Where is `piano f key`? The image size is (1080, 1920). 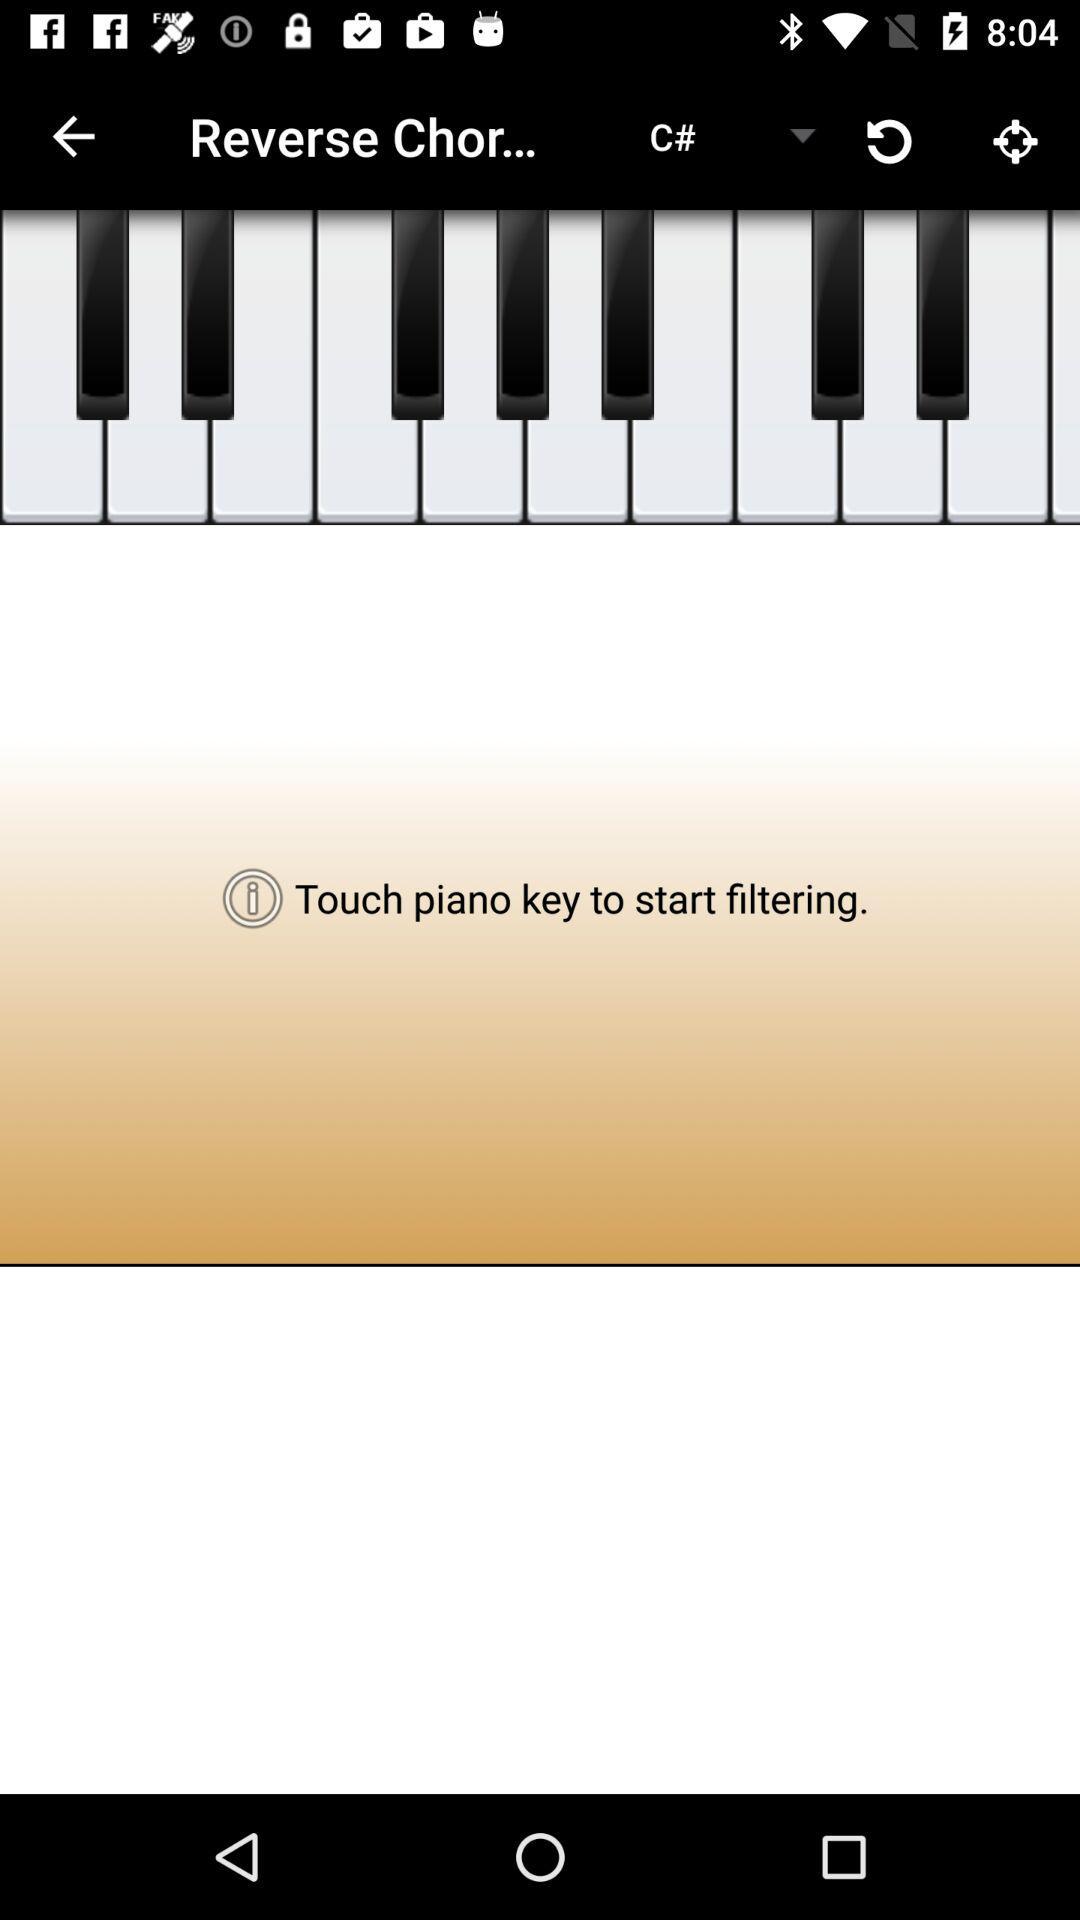
piano f key is located at coordinates (1063, 367).